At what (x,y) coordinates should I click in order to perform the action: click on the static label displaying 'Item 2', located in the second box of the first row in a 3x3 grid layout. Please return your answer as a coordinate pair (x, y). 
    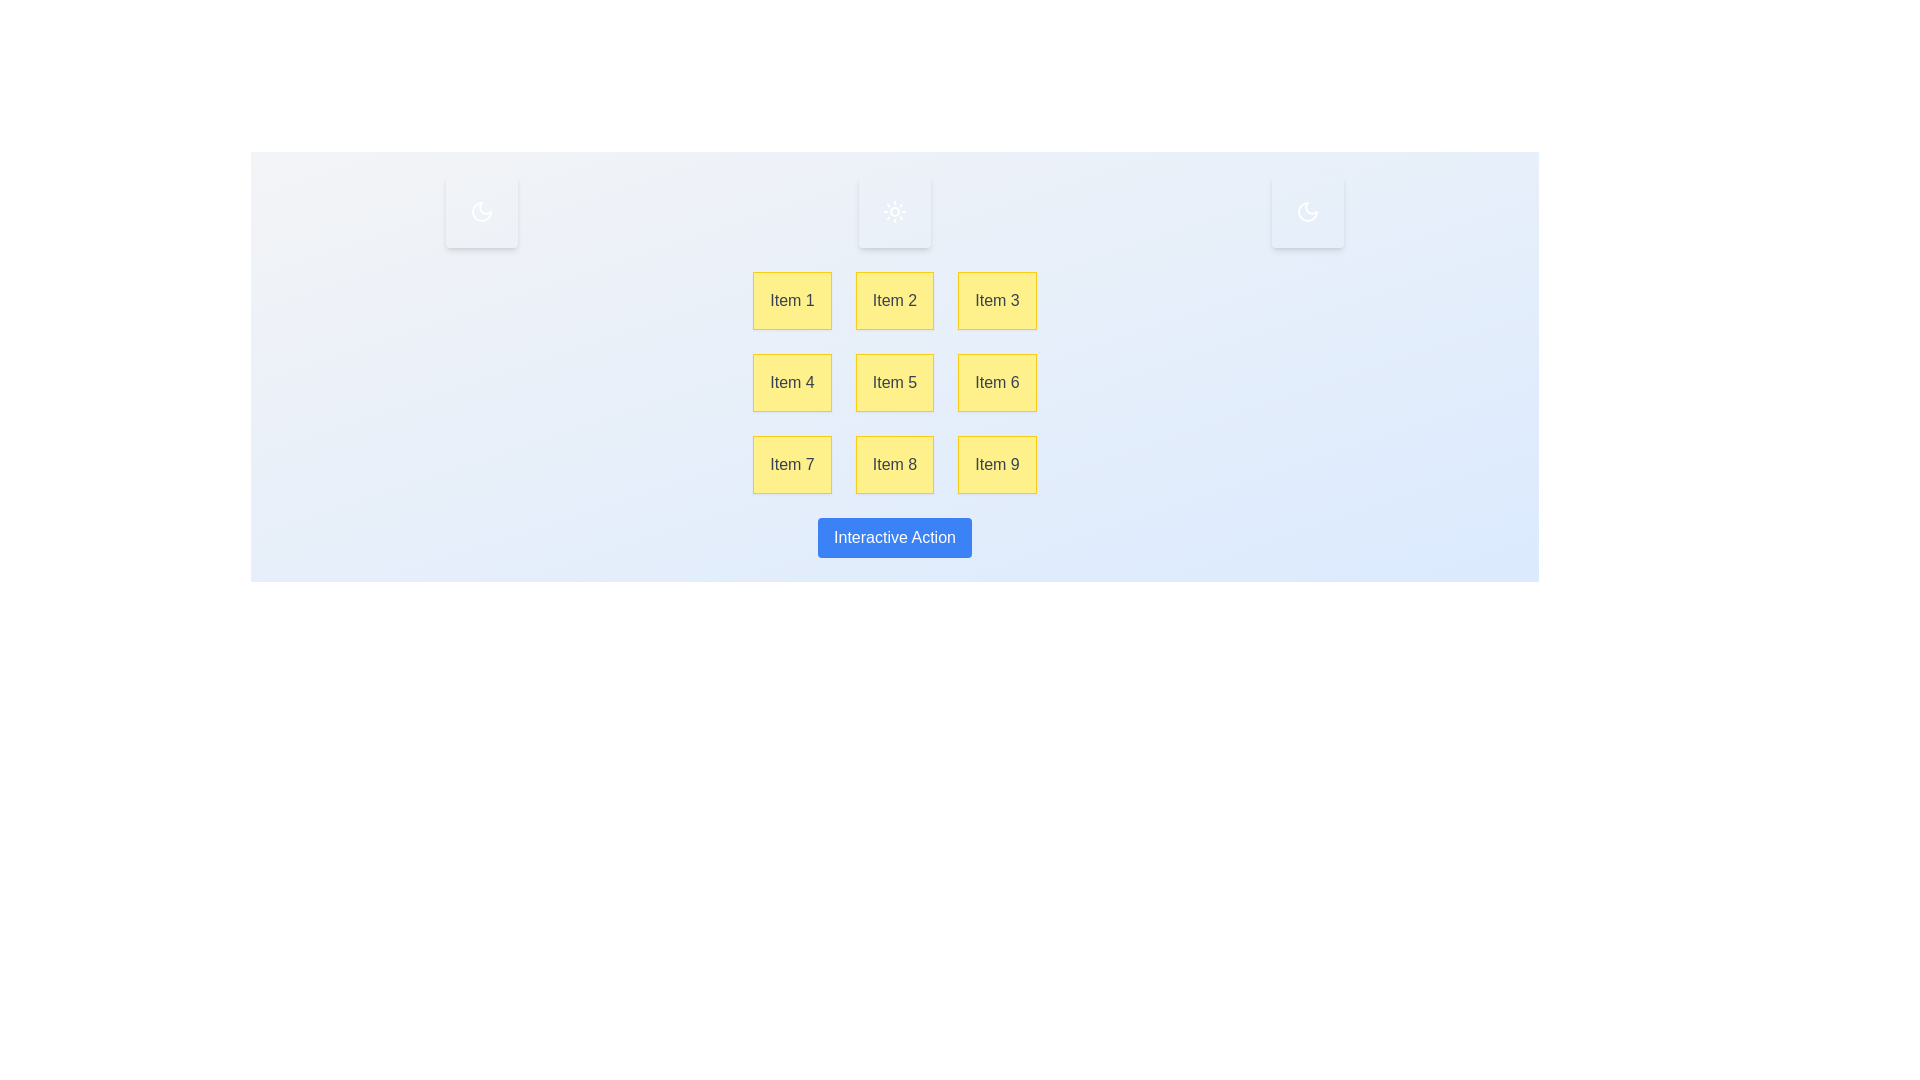
    Looking at the image, I should click on (893, 300).